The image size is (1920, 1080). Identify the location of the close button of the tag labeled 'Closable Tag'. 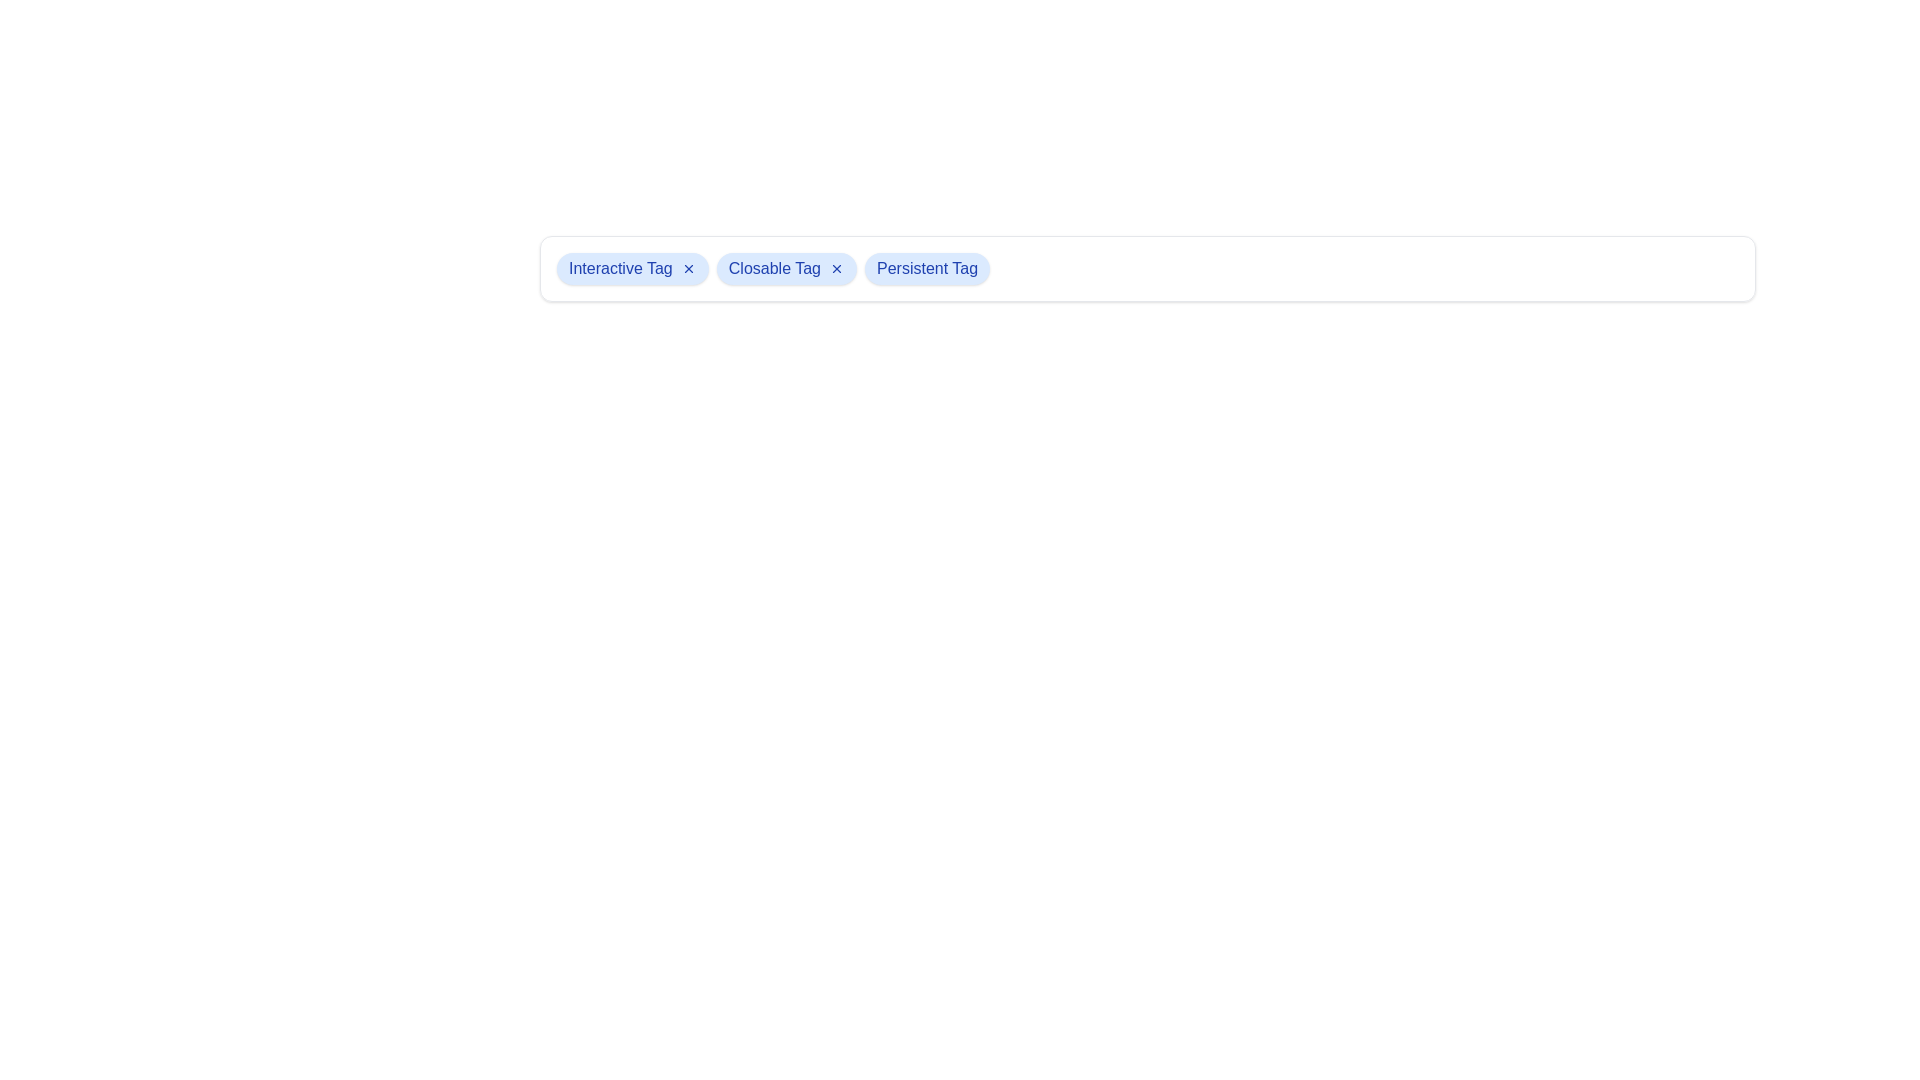
(836, 268).